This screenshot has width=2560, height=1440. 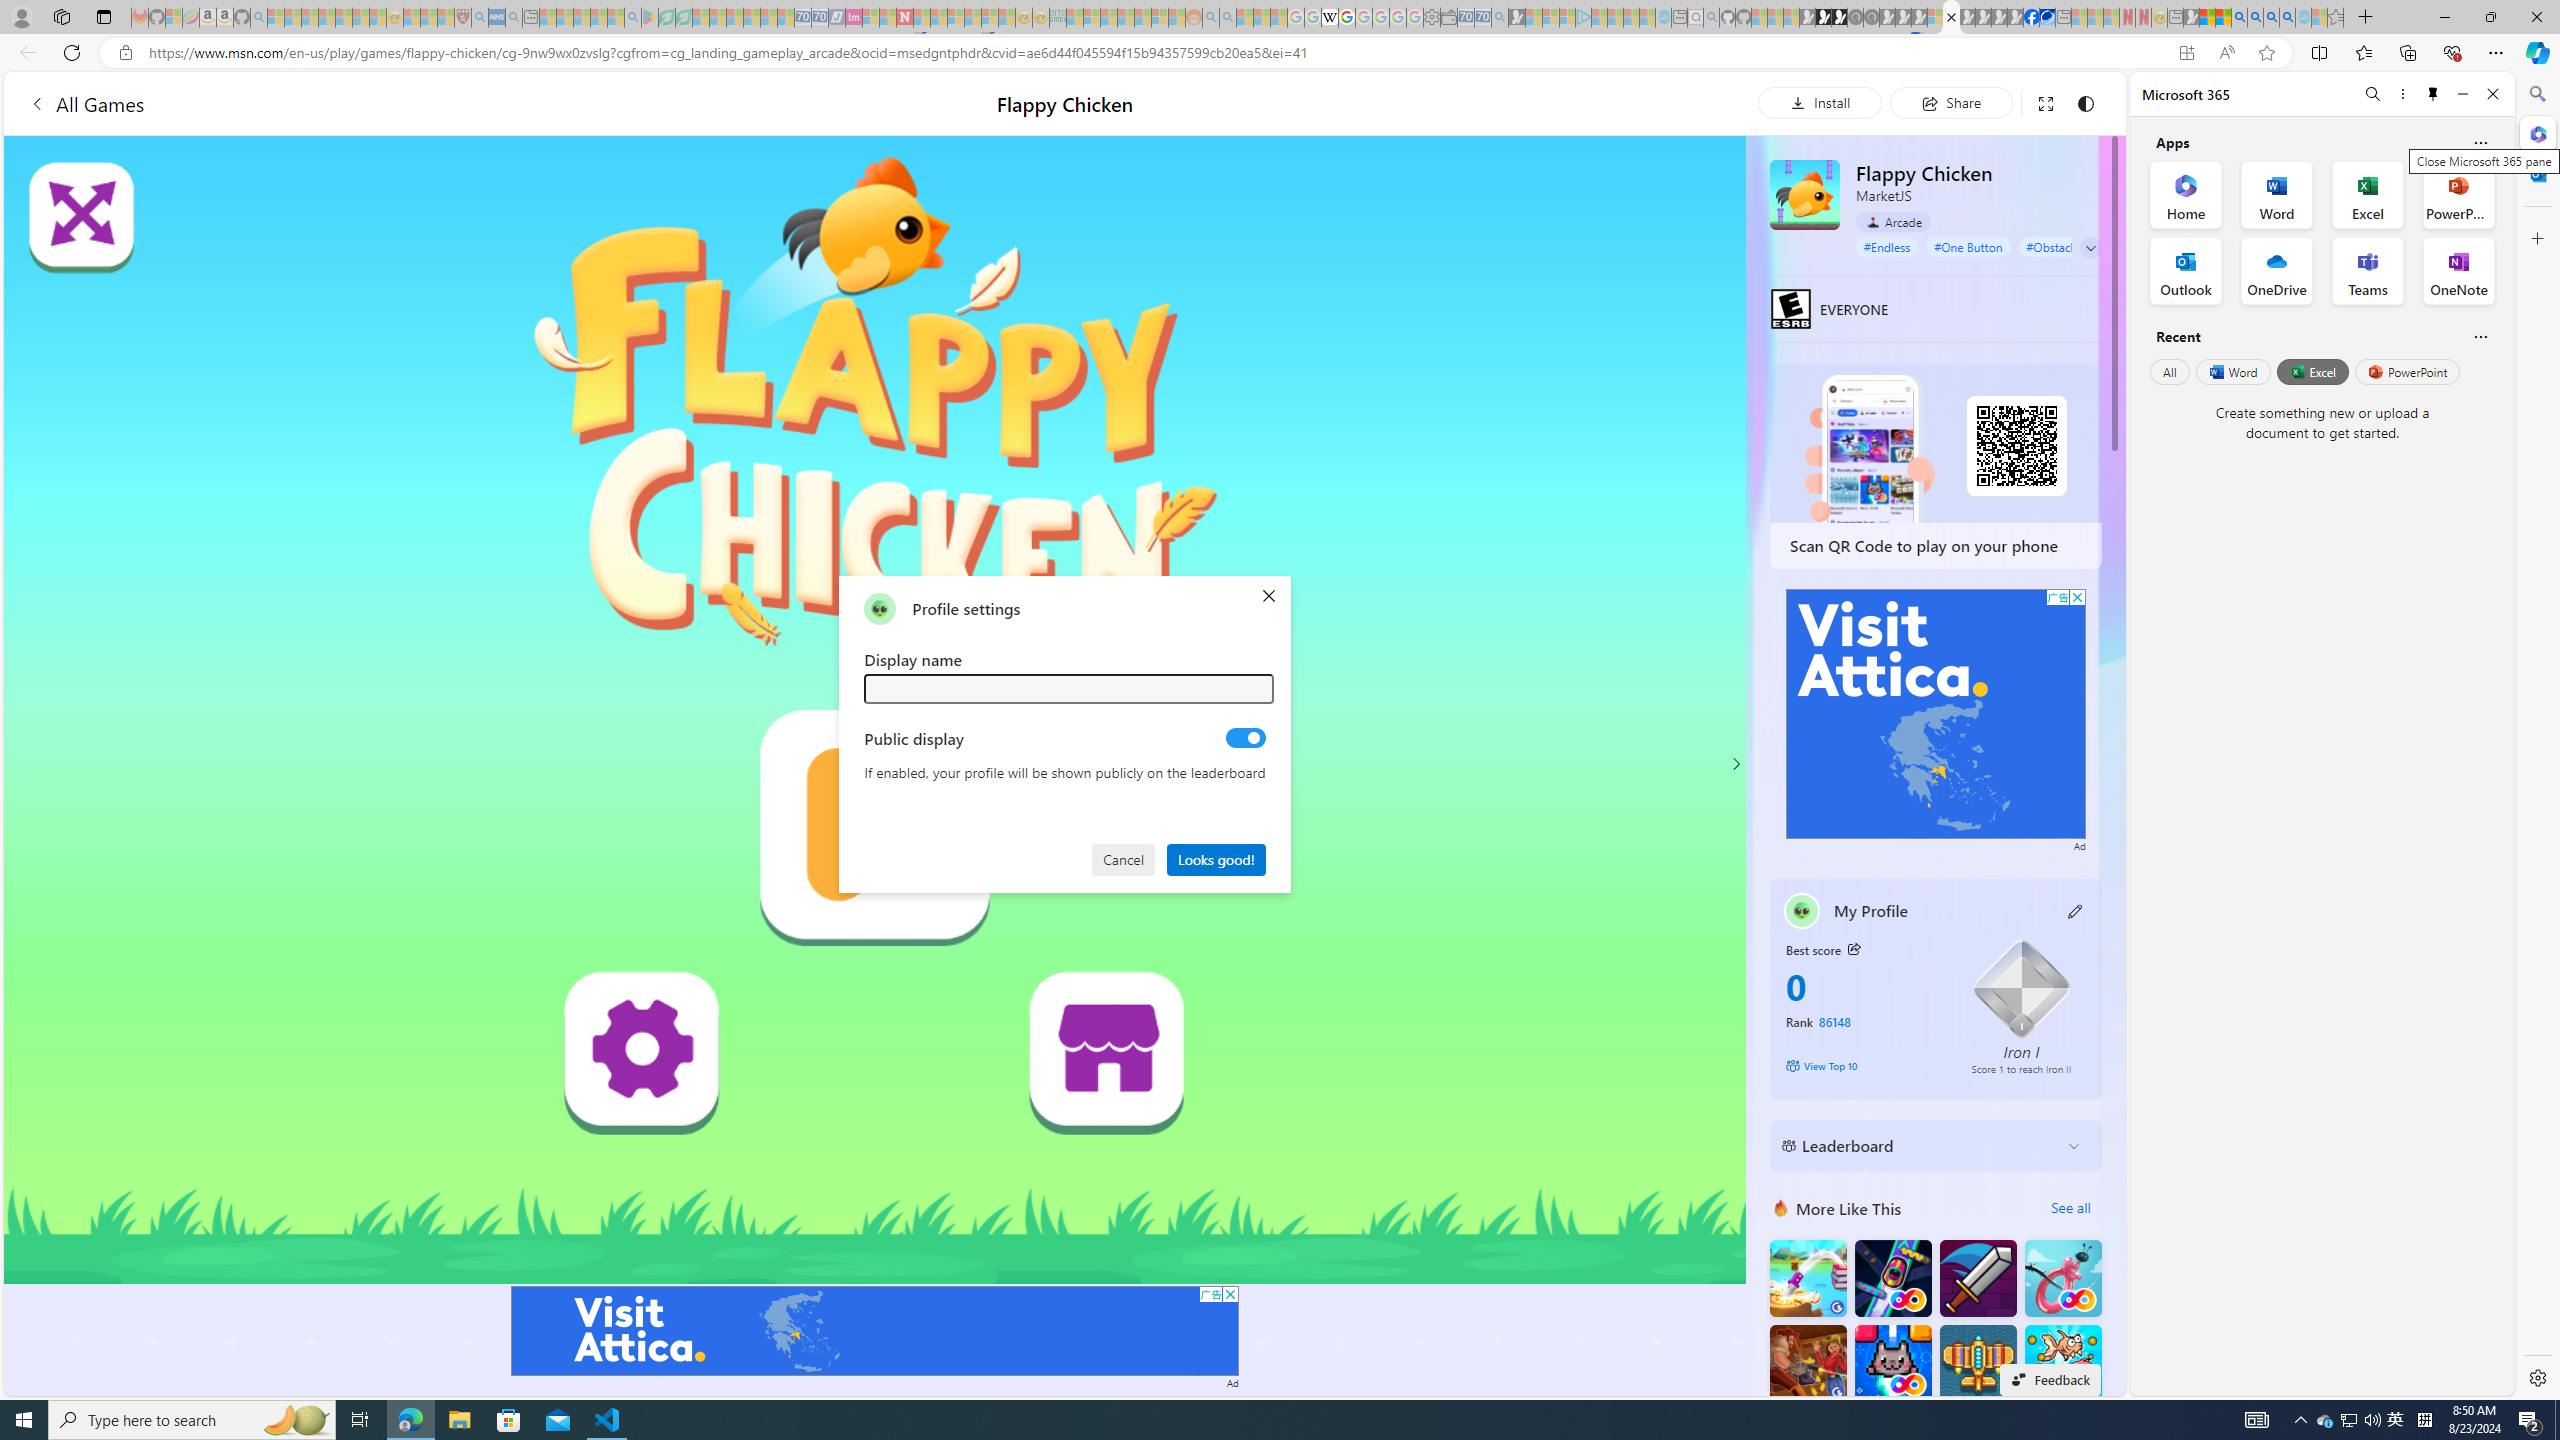 What do you see at coordinates (1863, 1064) in the screenshot?
I see `'View Top 10'` at bounding box center [1863, 1064].